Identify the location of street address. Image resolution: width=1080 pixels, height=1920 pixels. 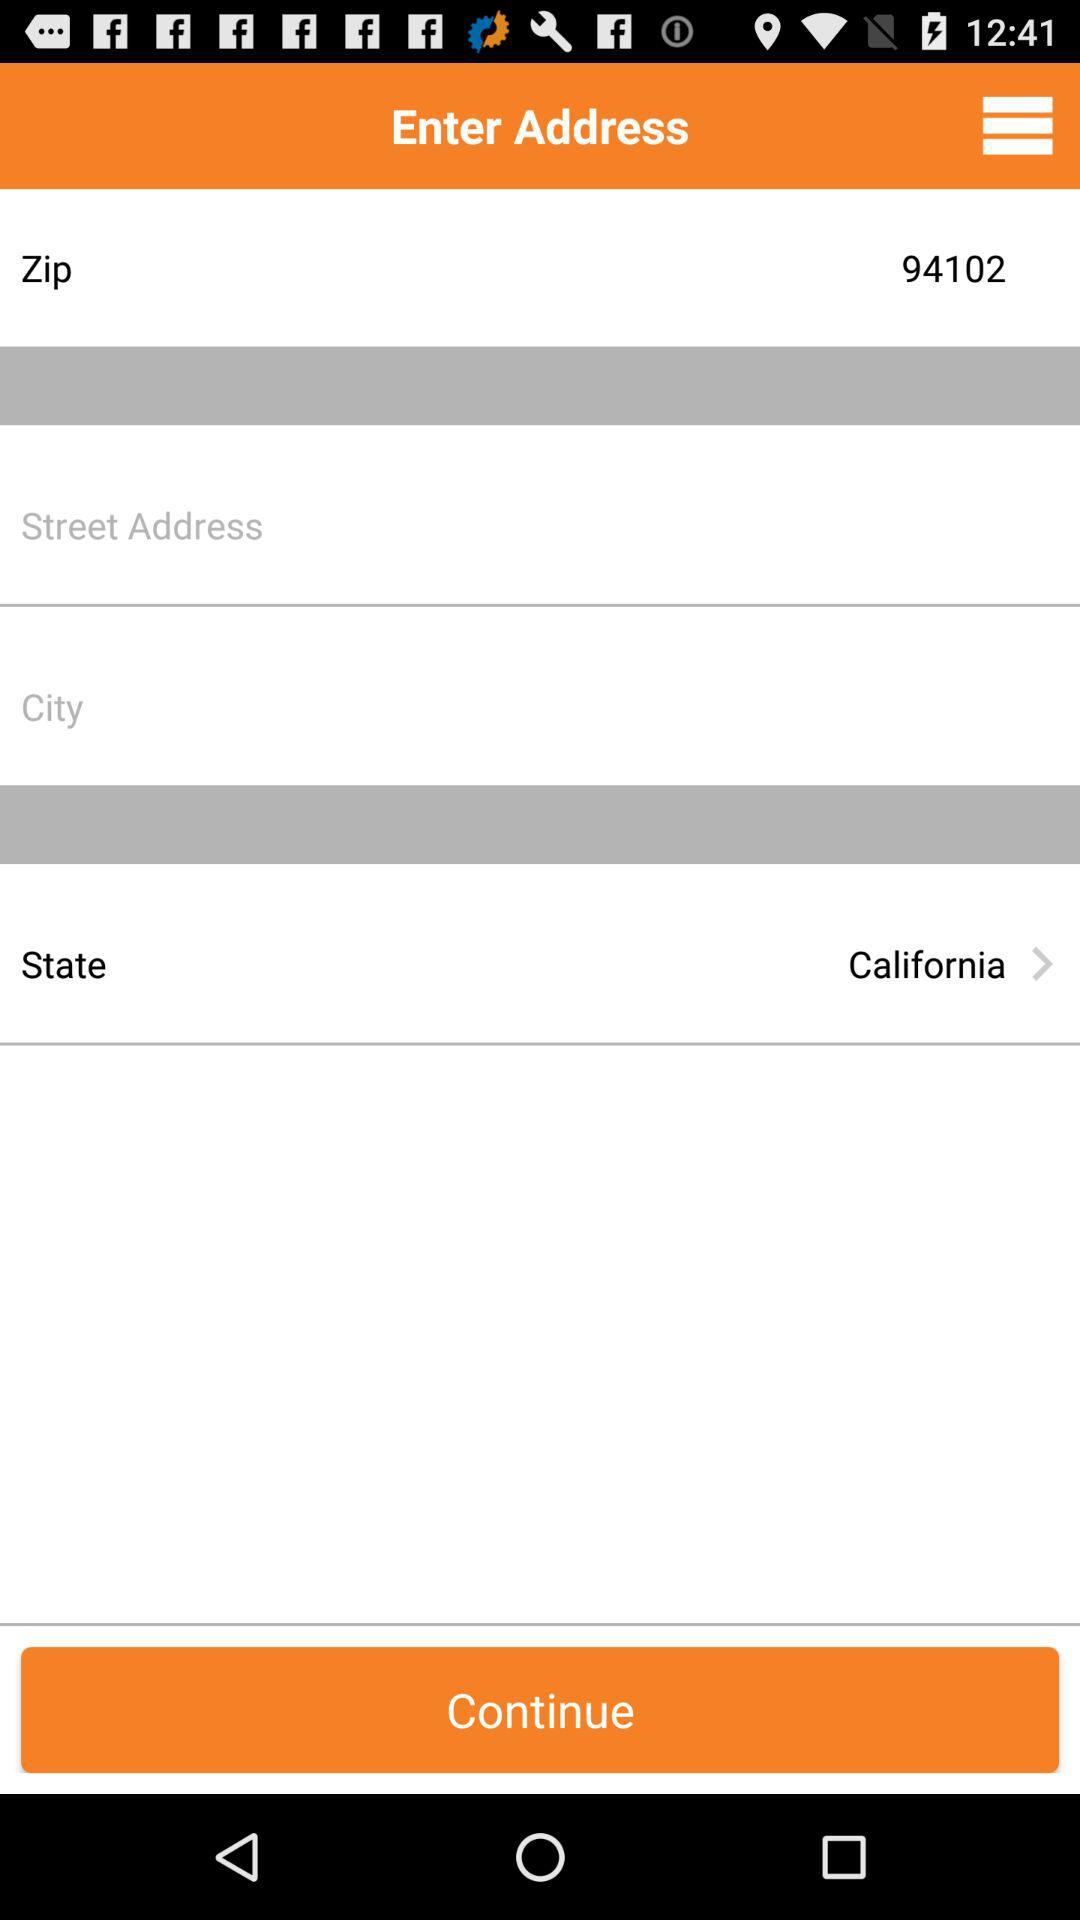
(694, 524).